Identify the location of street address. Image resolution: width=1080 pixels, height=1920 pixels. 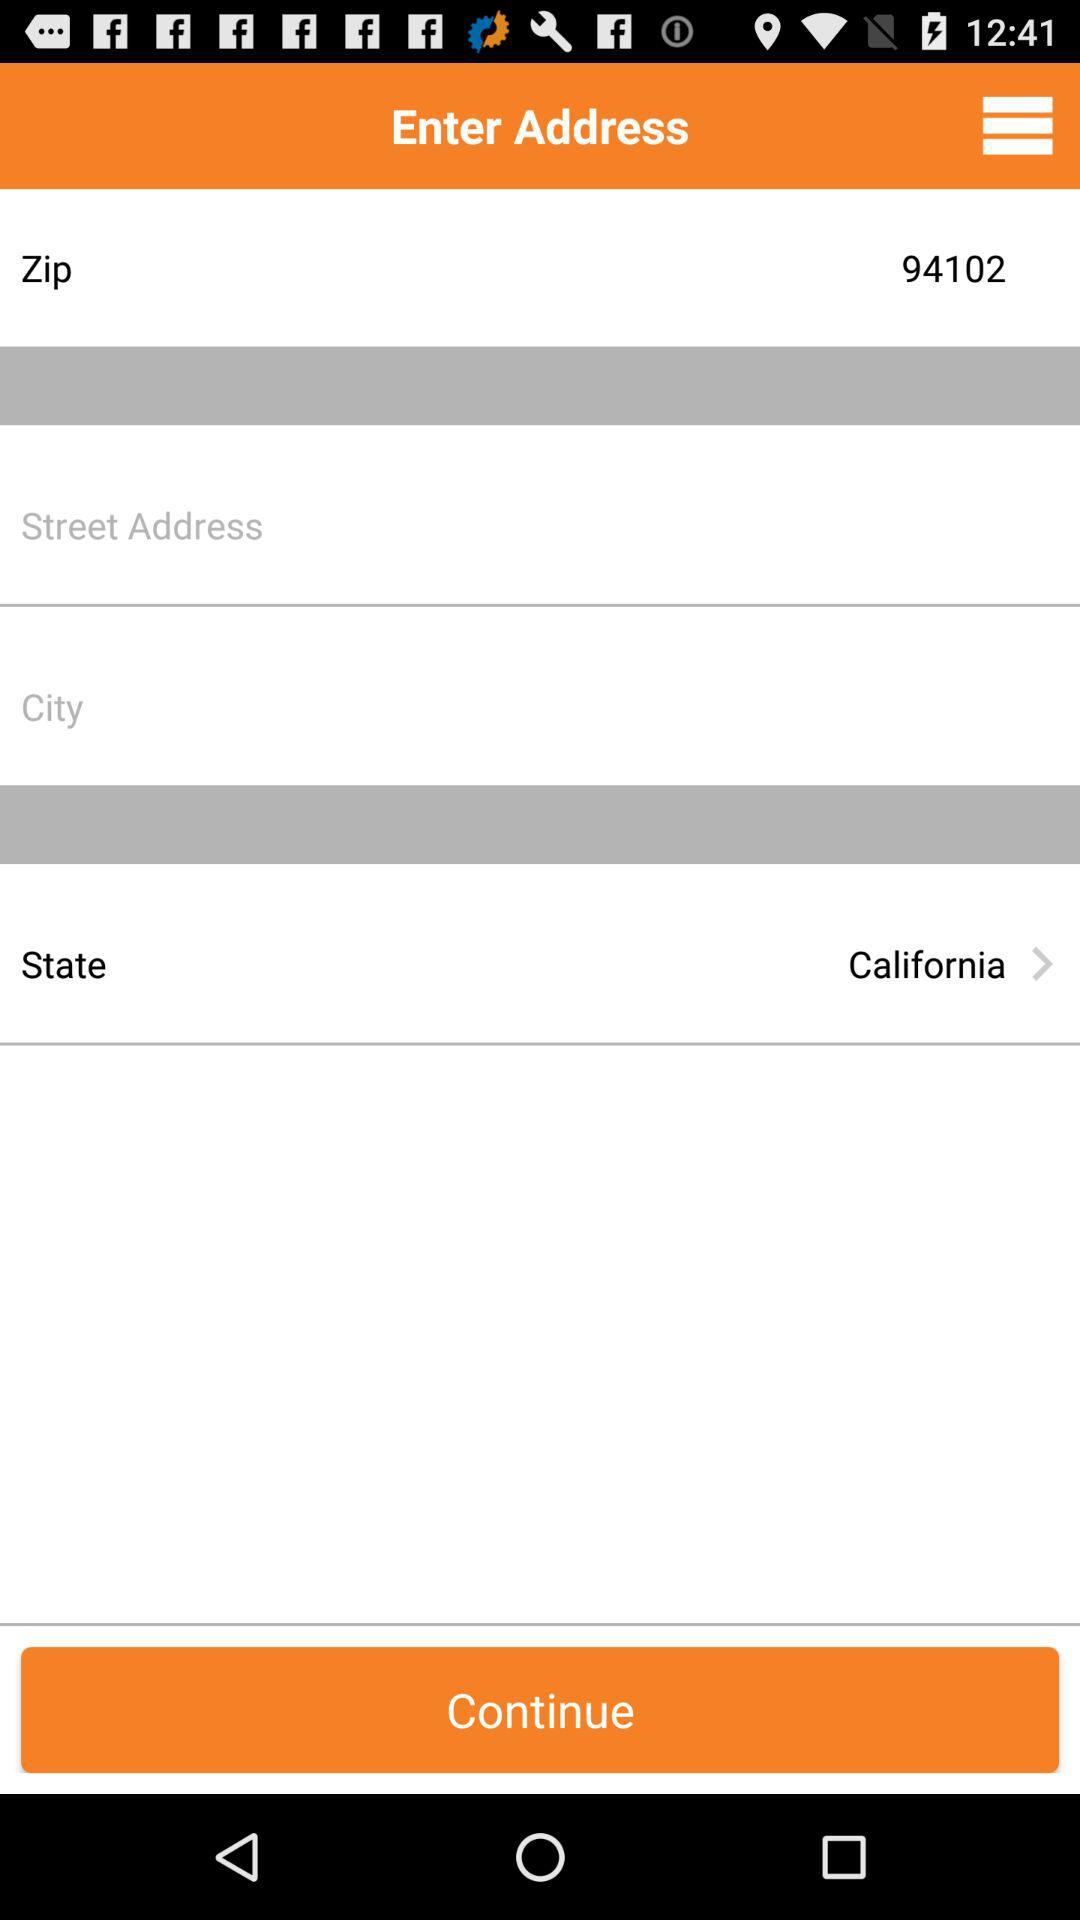
(694, 524).